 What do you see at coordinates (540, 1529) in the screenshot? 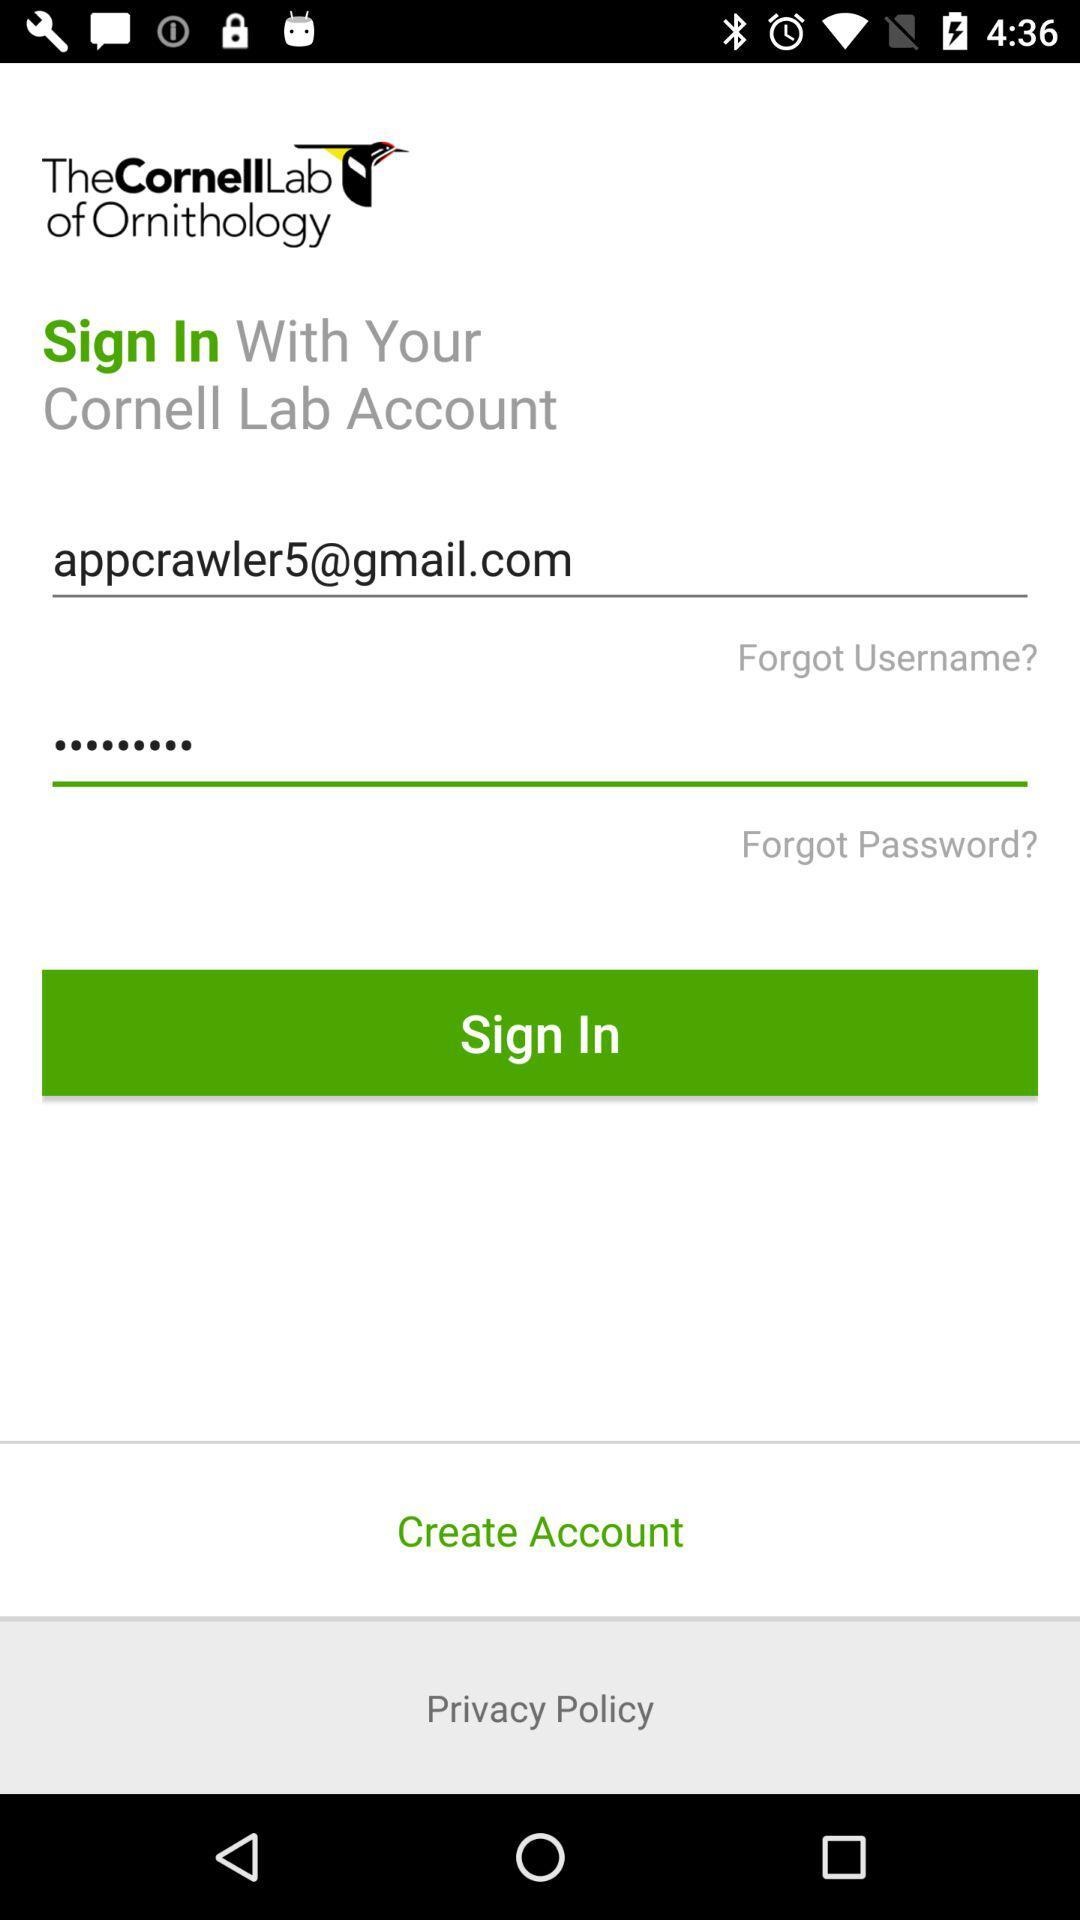
I see `create account` at bounding box center [540, 1529].